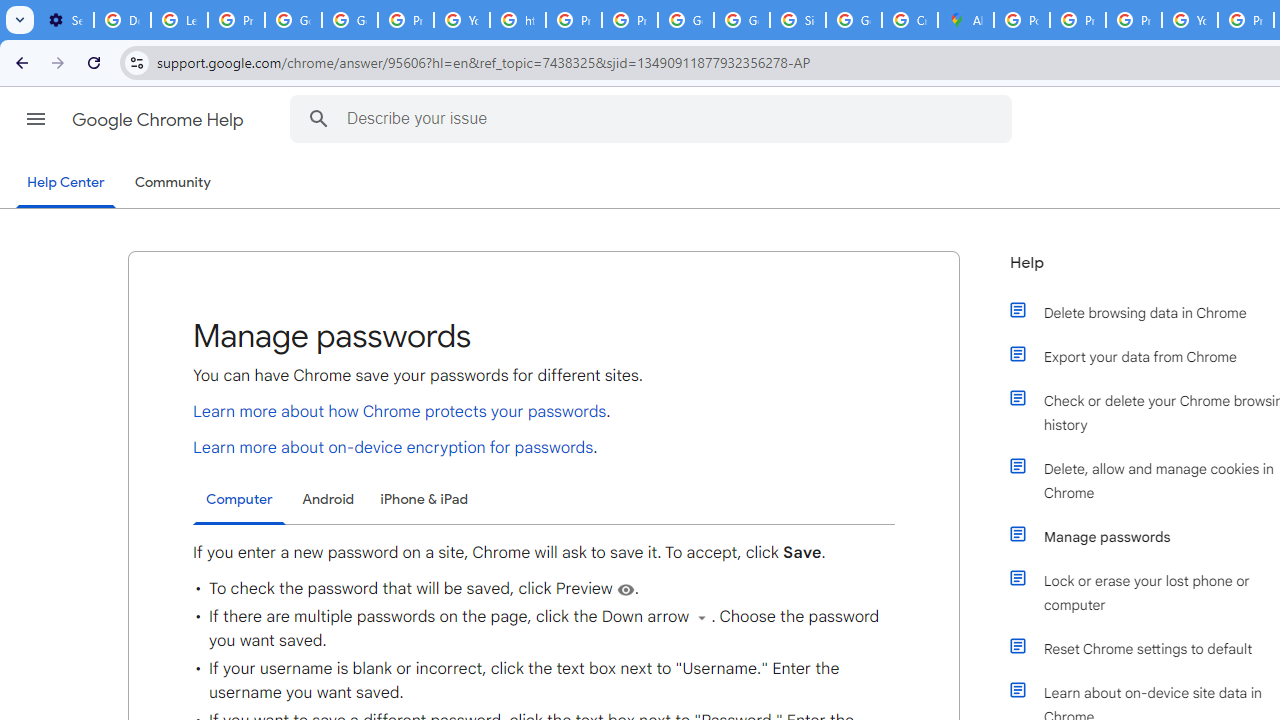  I want to click on 'Search Help Center', so click(317, 118).